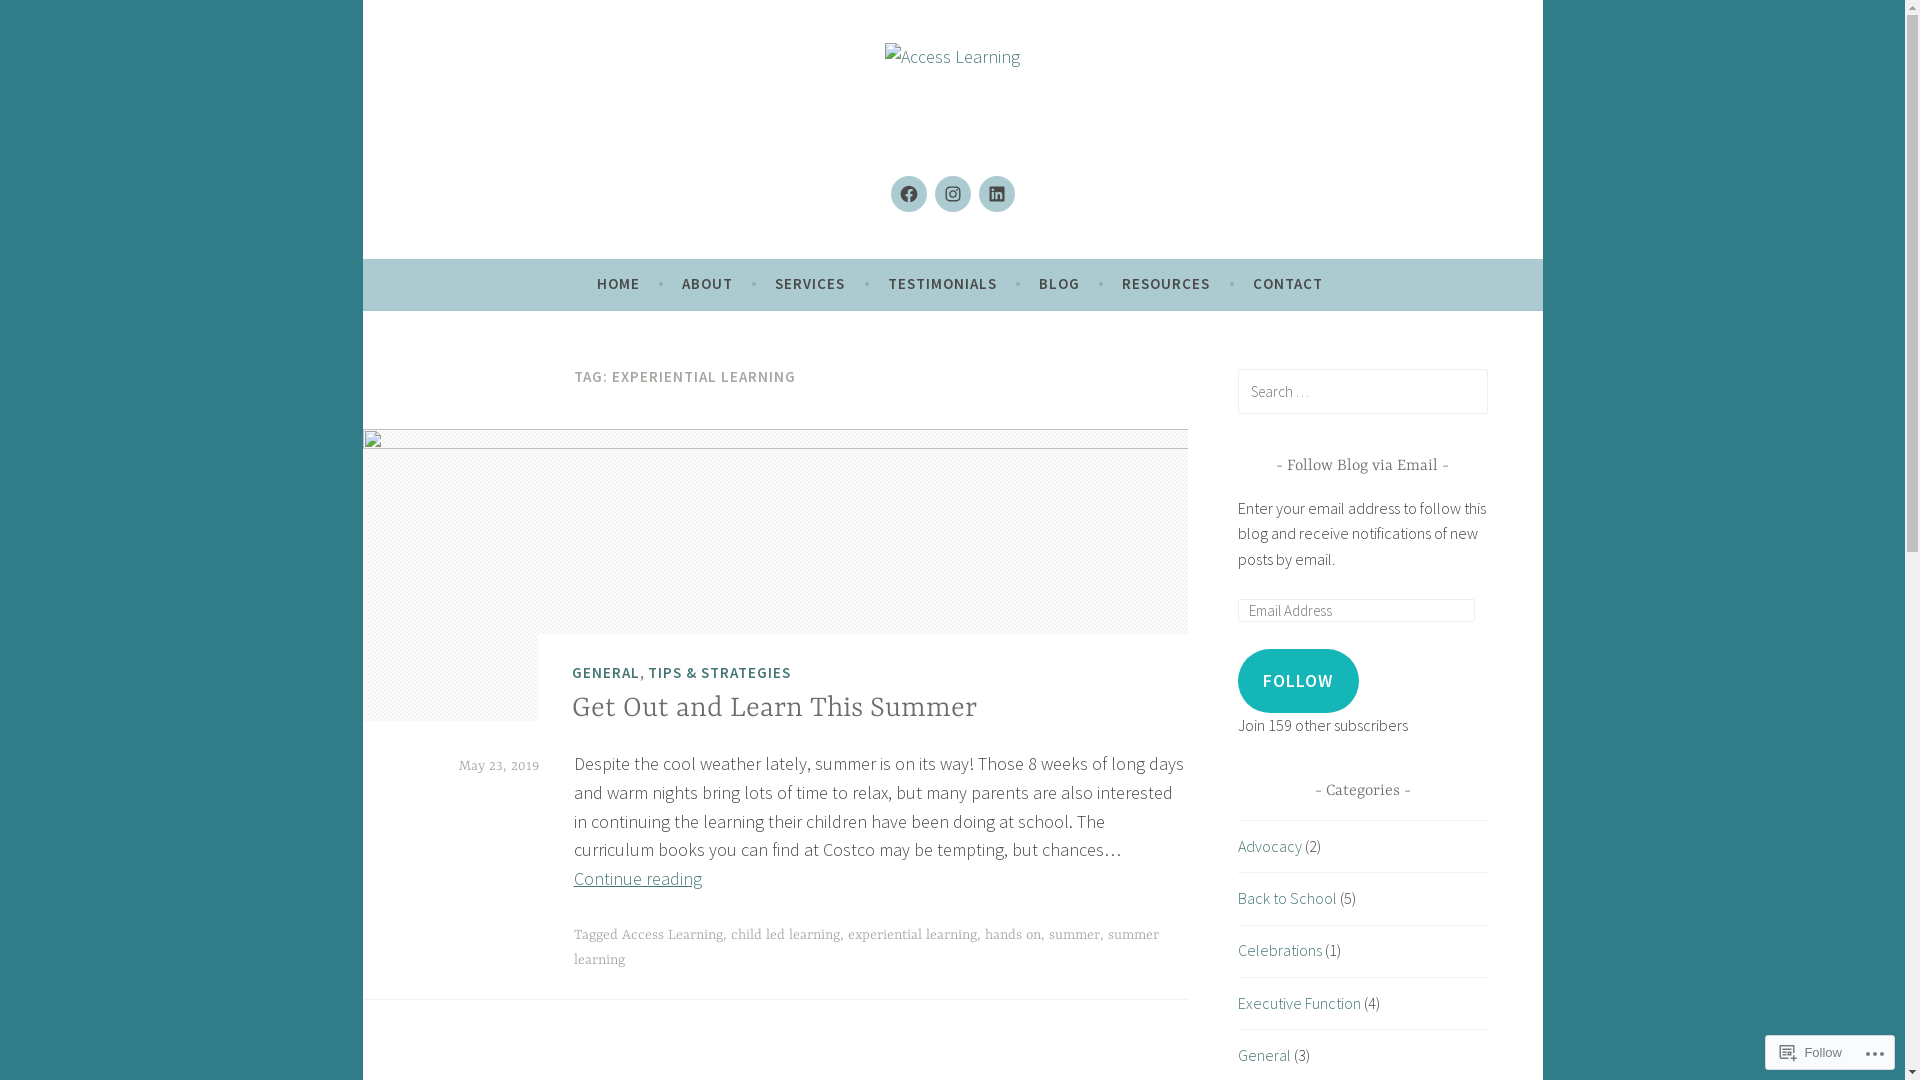 The image size is (1920, 1080). I want to click on 'Back to School', so click(1287, 897).